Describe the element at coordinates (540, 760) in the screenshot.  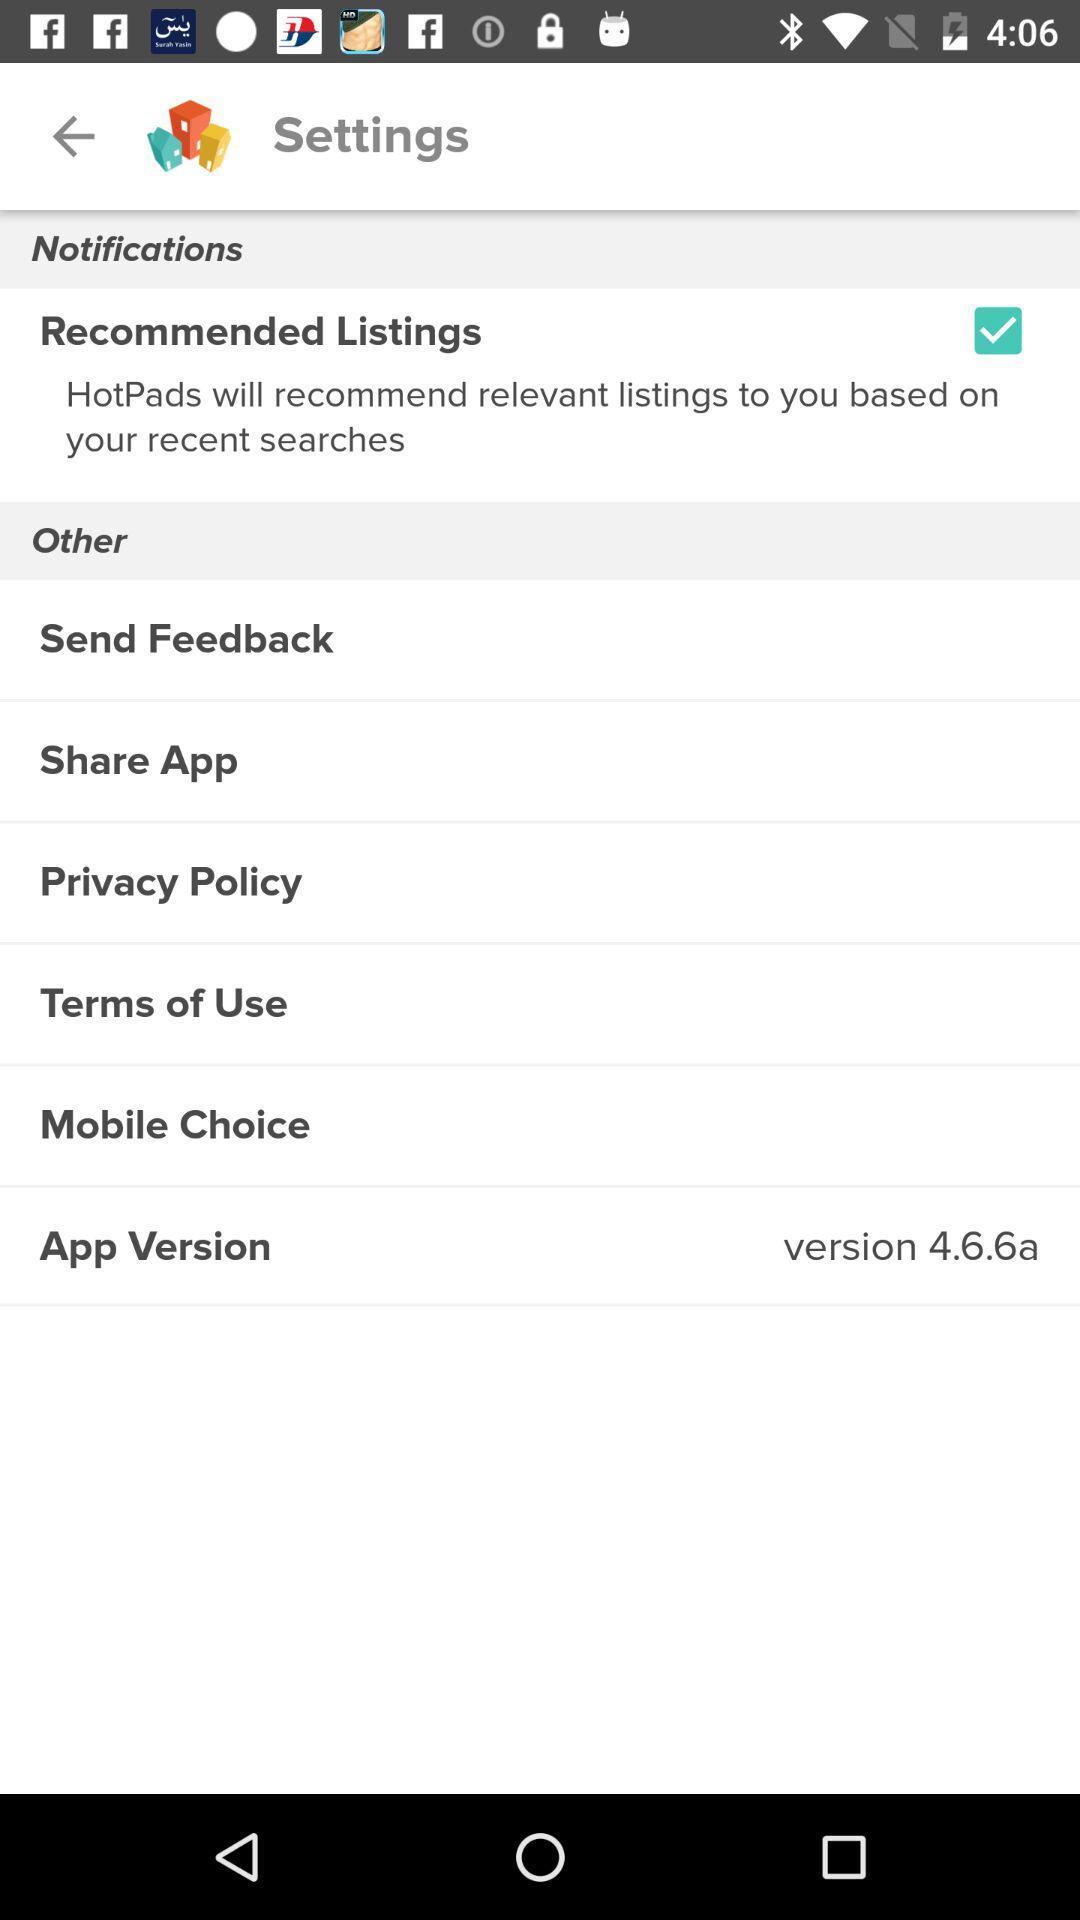
I see `the share app  item` at that location.